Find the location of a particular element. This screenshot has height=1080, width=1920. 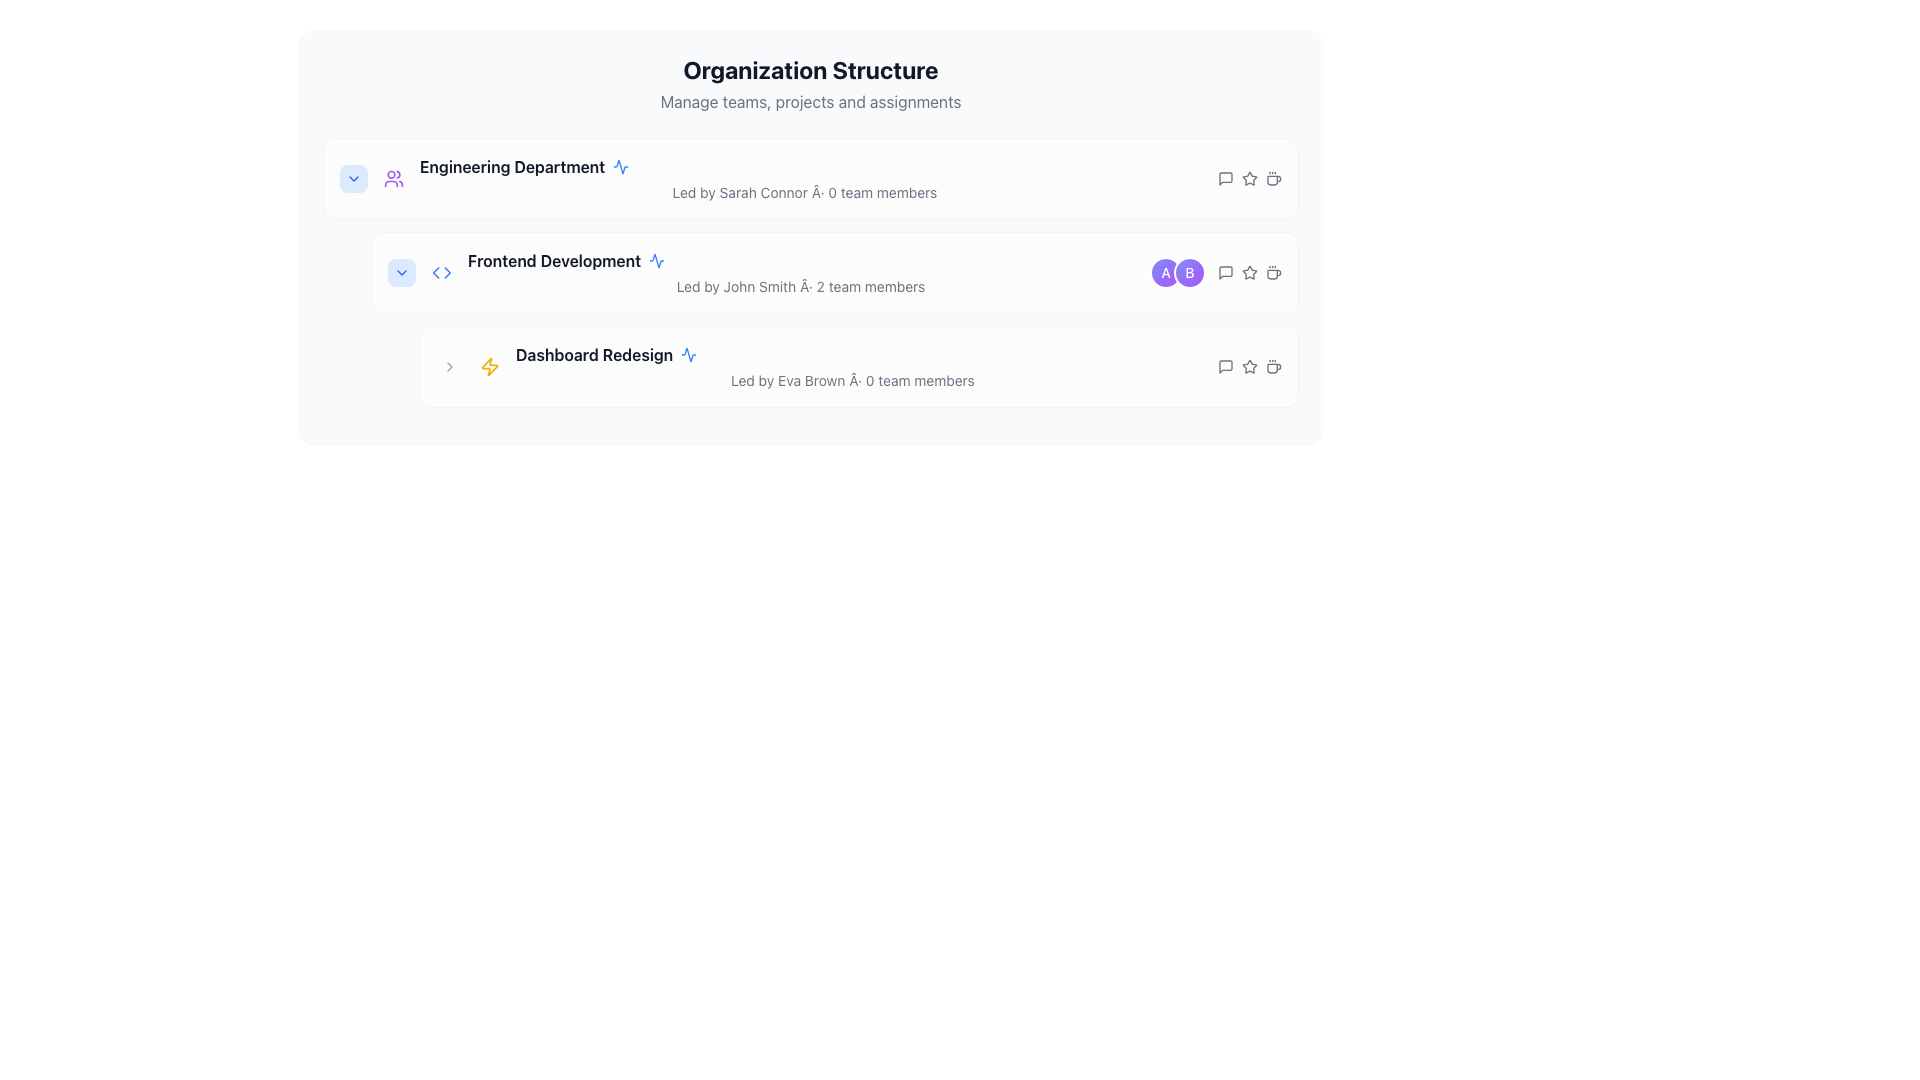

the decorative icon representing activity in the 'Dashboard Redesign' section, located to the right of the yellow lightning bolt icon is located at coordinates (689, 353).